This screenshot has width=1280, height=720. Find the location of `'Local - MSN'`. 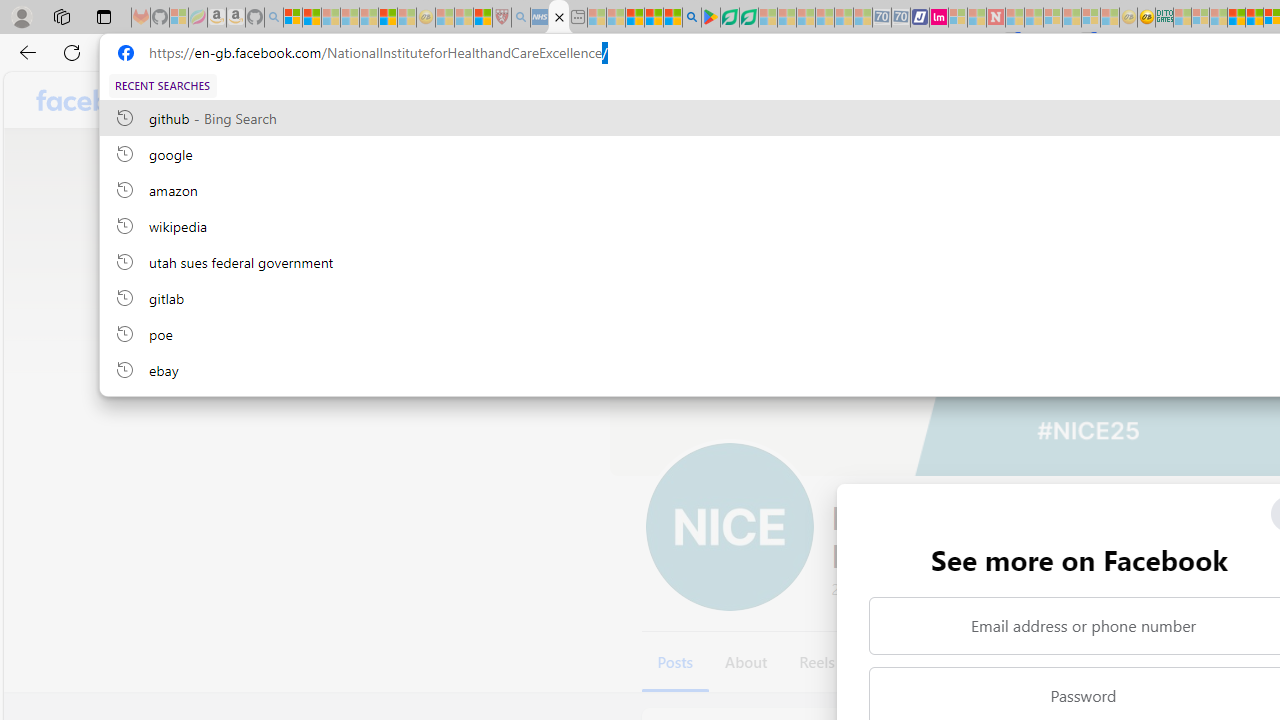

'Local - MSN' is located at coordinates (482, 17).